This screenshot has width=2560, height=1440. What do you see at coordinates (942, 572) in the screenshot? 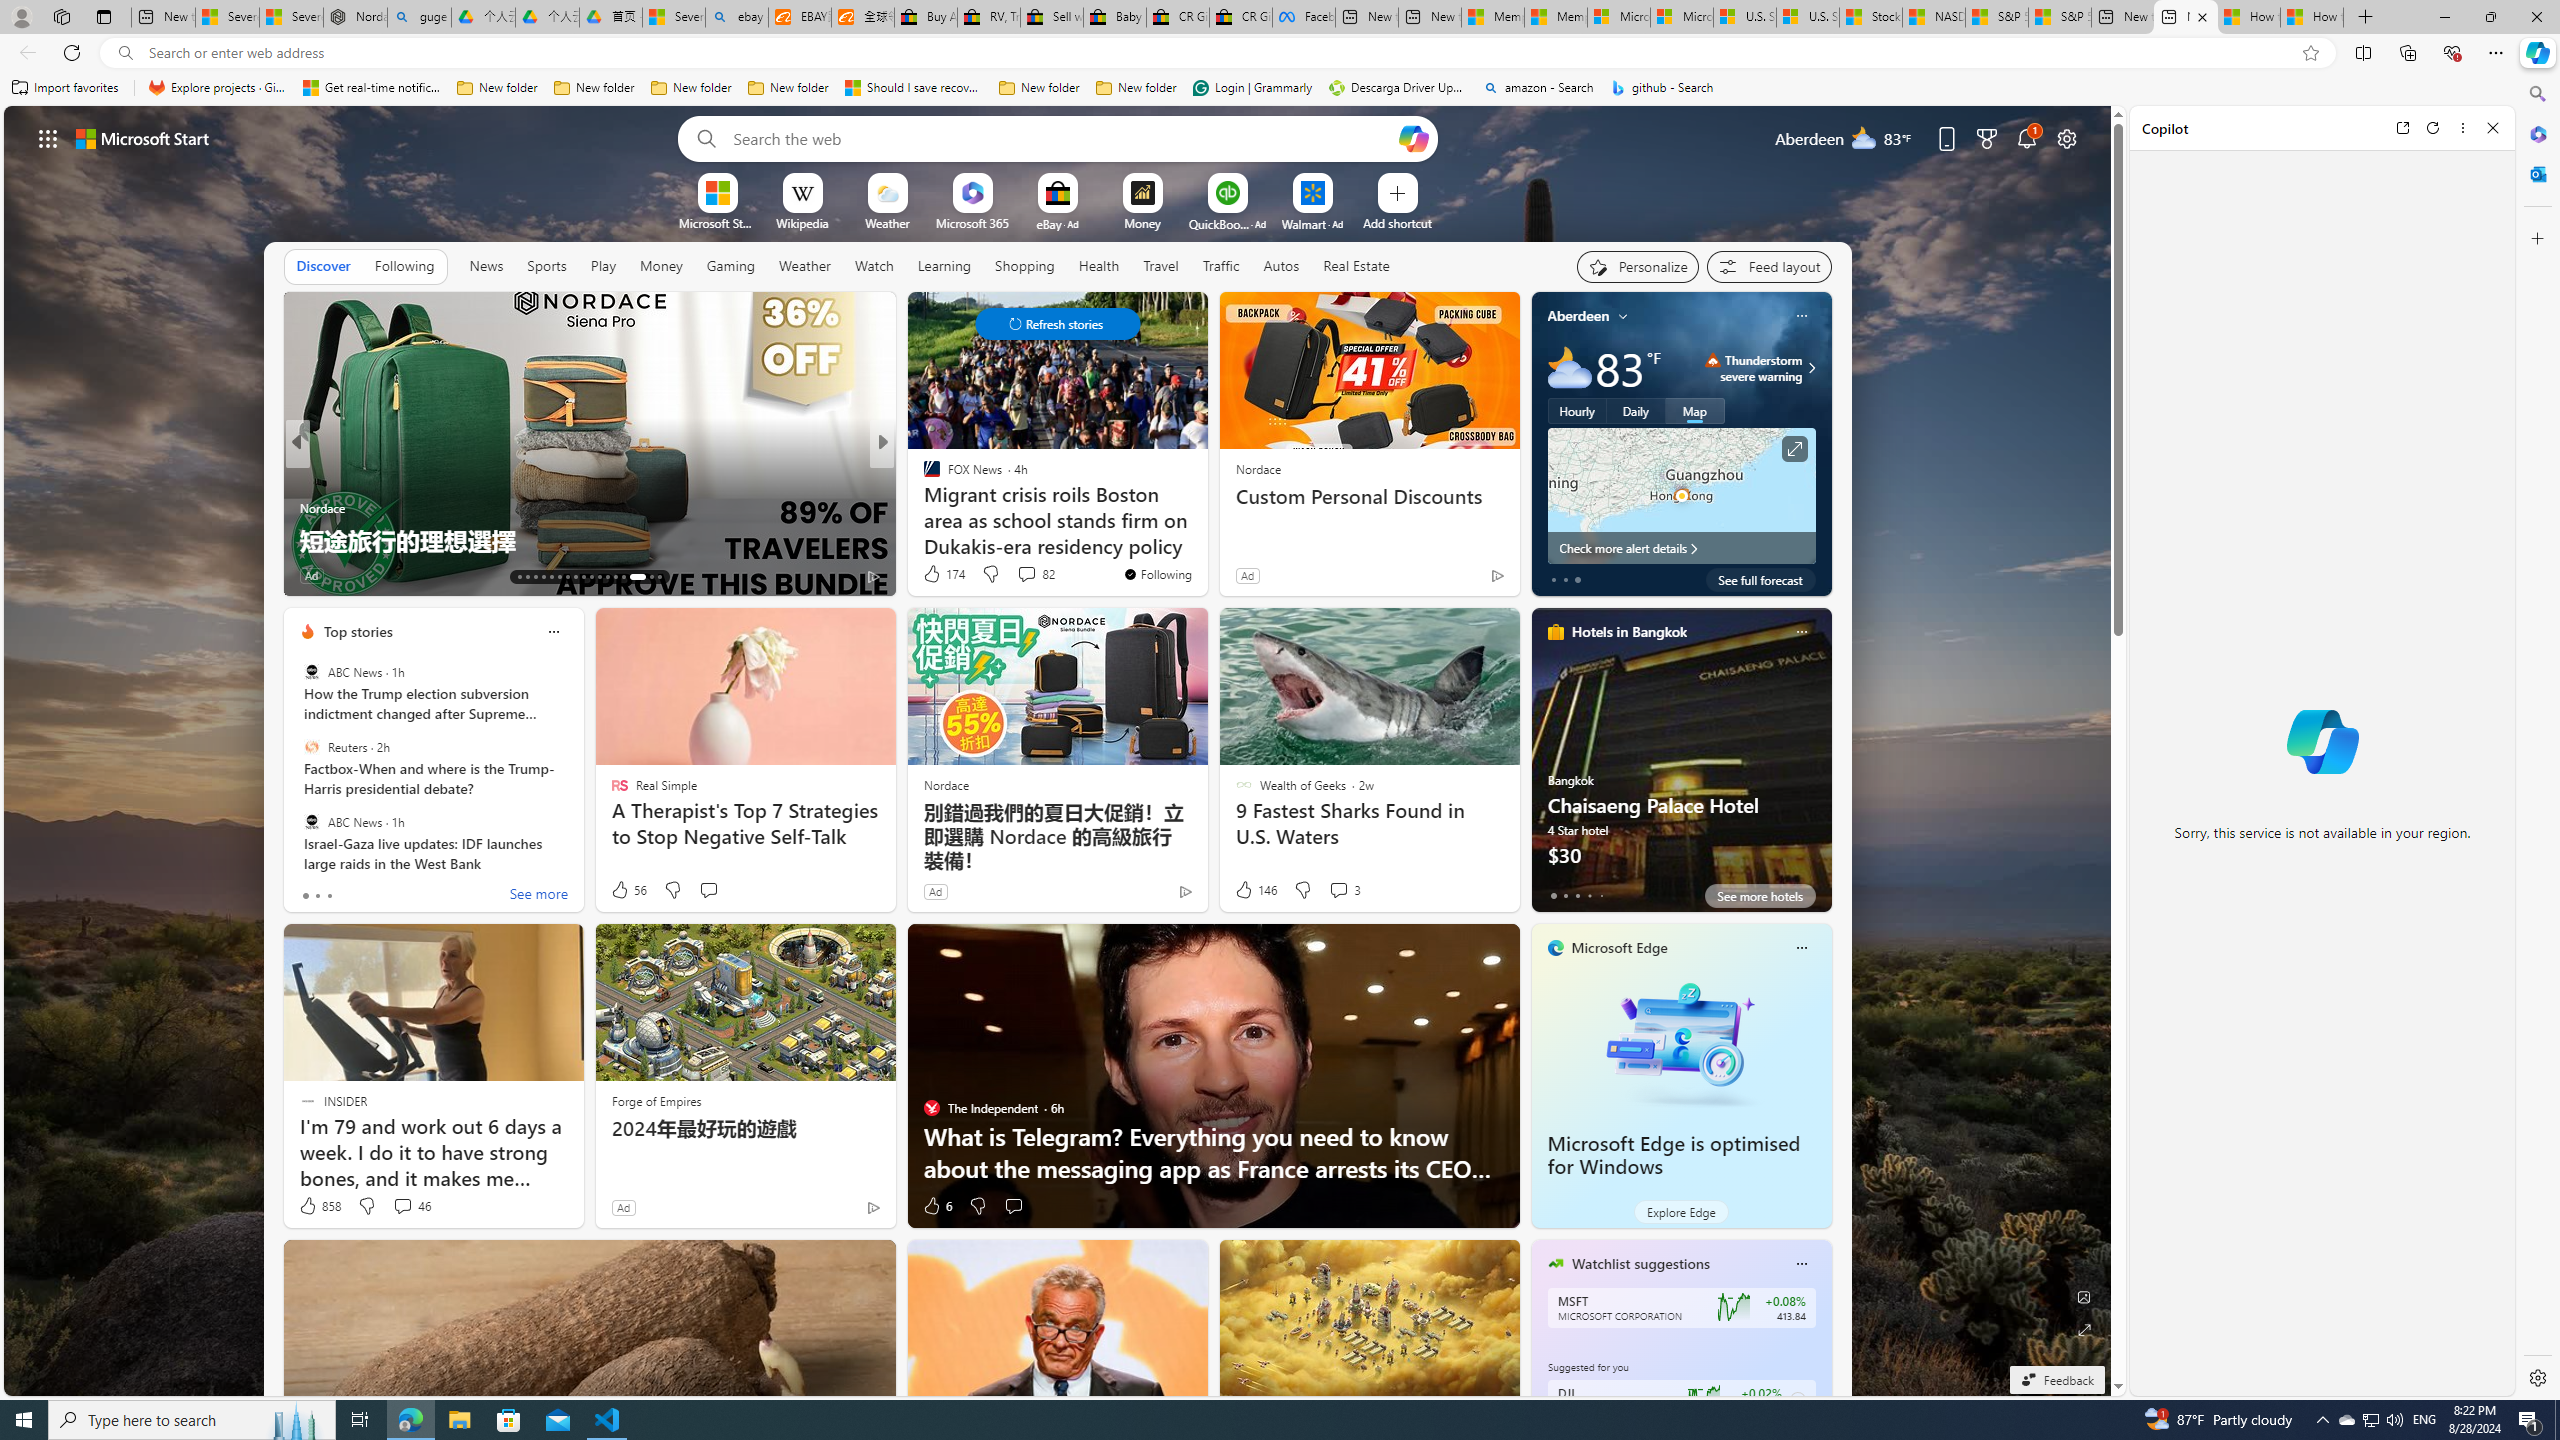
I see `'174 Like'` at bounding box center [942, 572].